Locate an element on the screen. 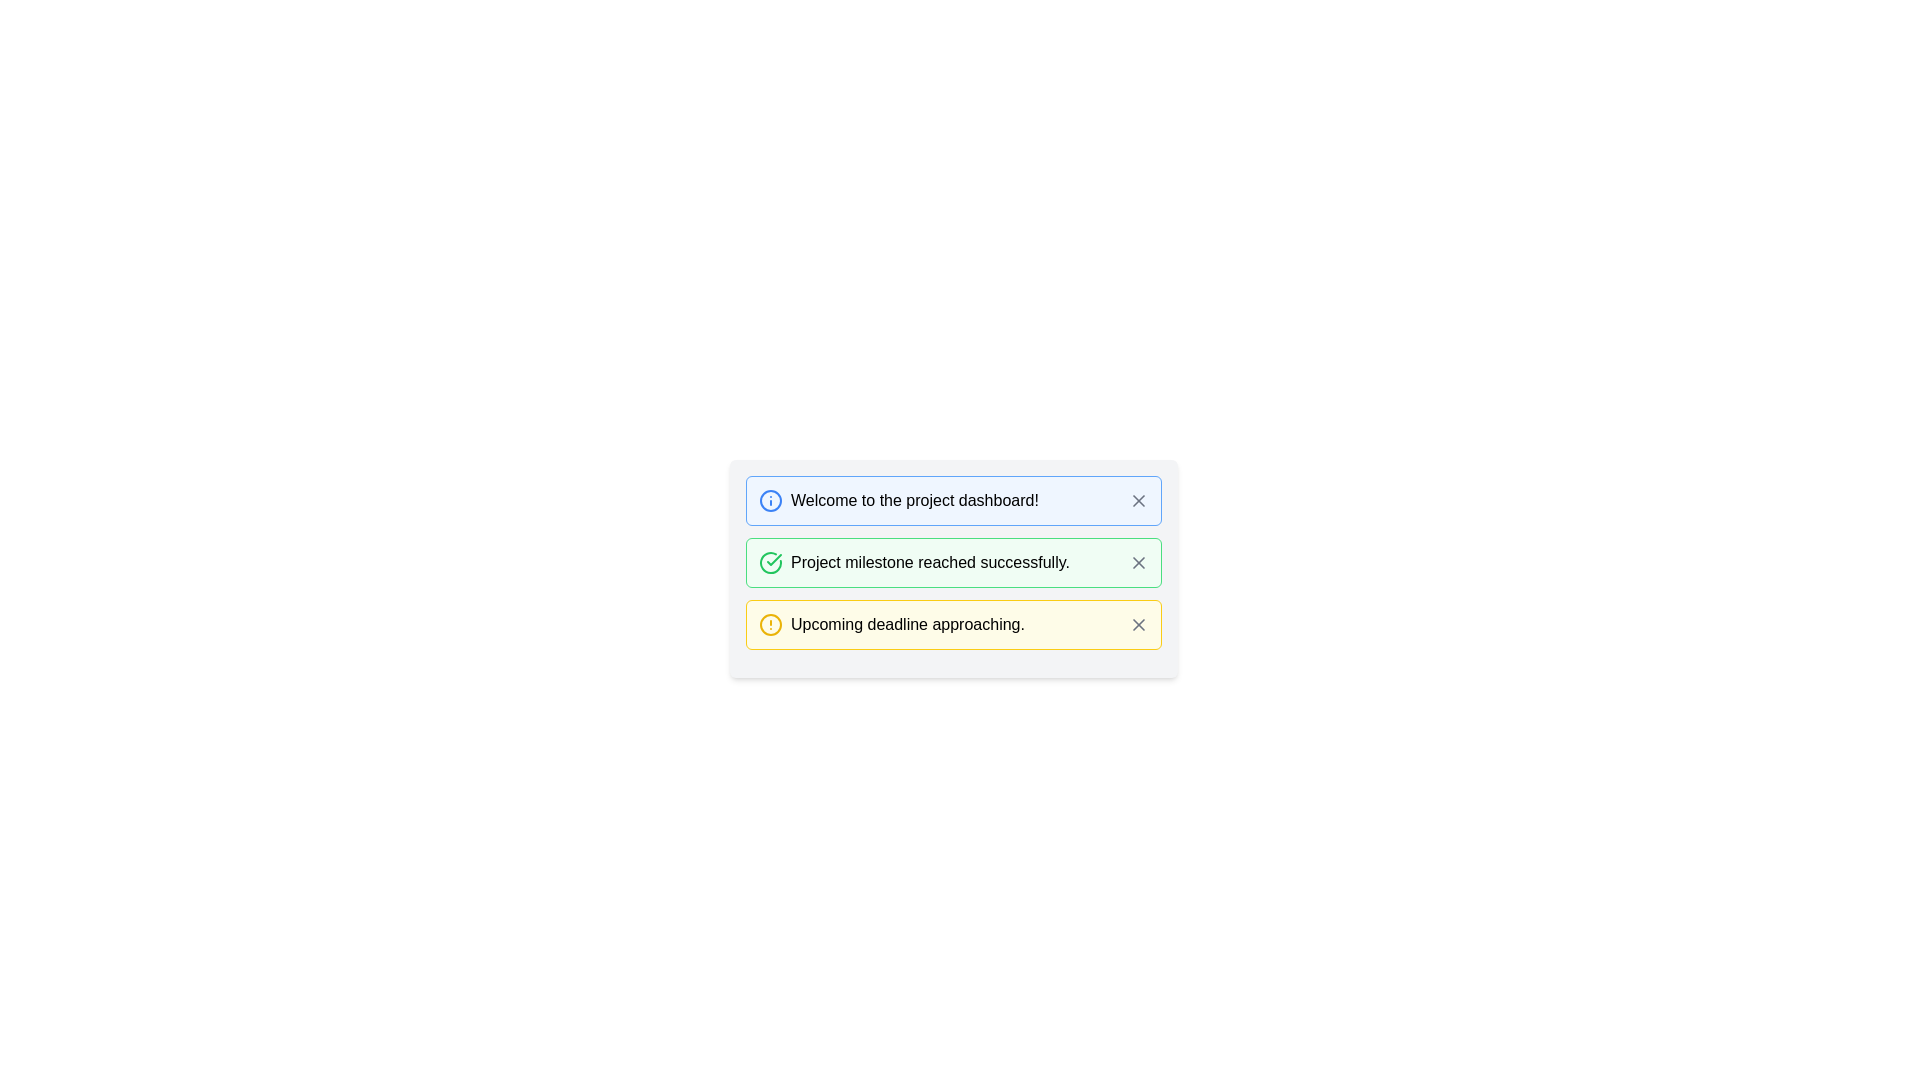 This screenshot has height=1080, width=1920. the small square-shaped button with an 'X' icon located at the right end of the yellow-bordered notification box displaying 'Upcoming deadline approaching.' is located at coordinates (1138, 623).